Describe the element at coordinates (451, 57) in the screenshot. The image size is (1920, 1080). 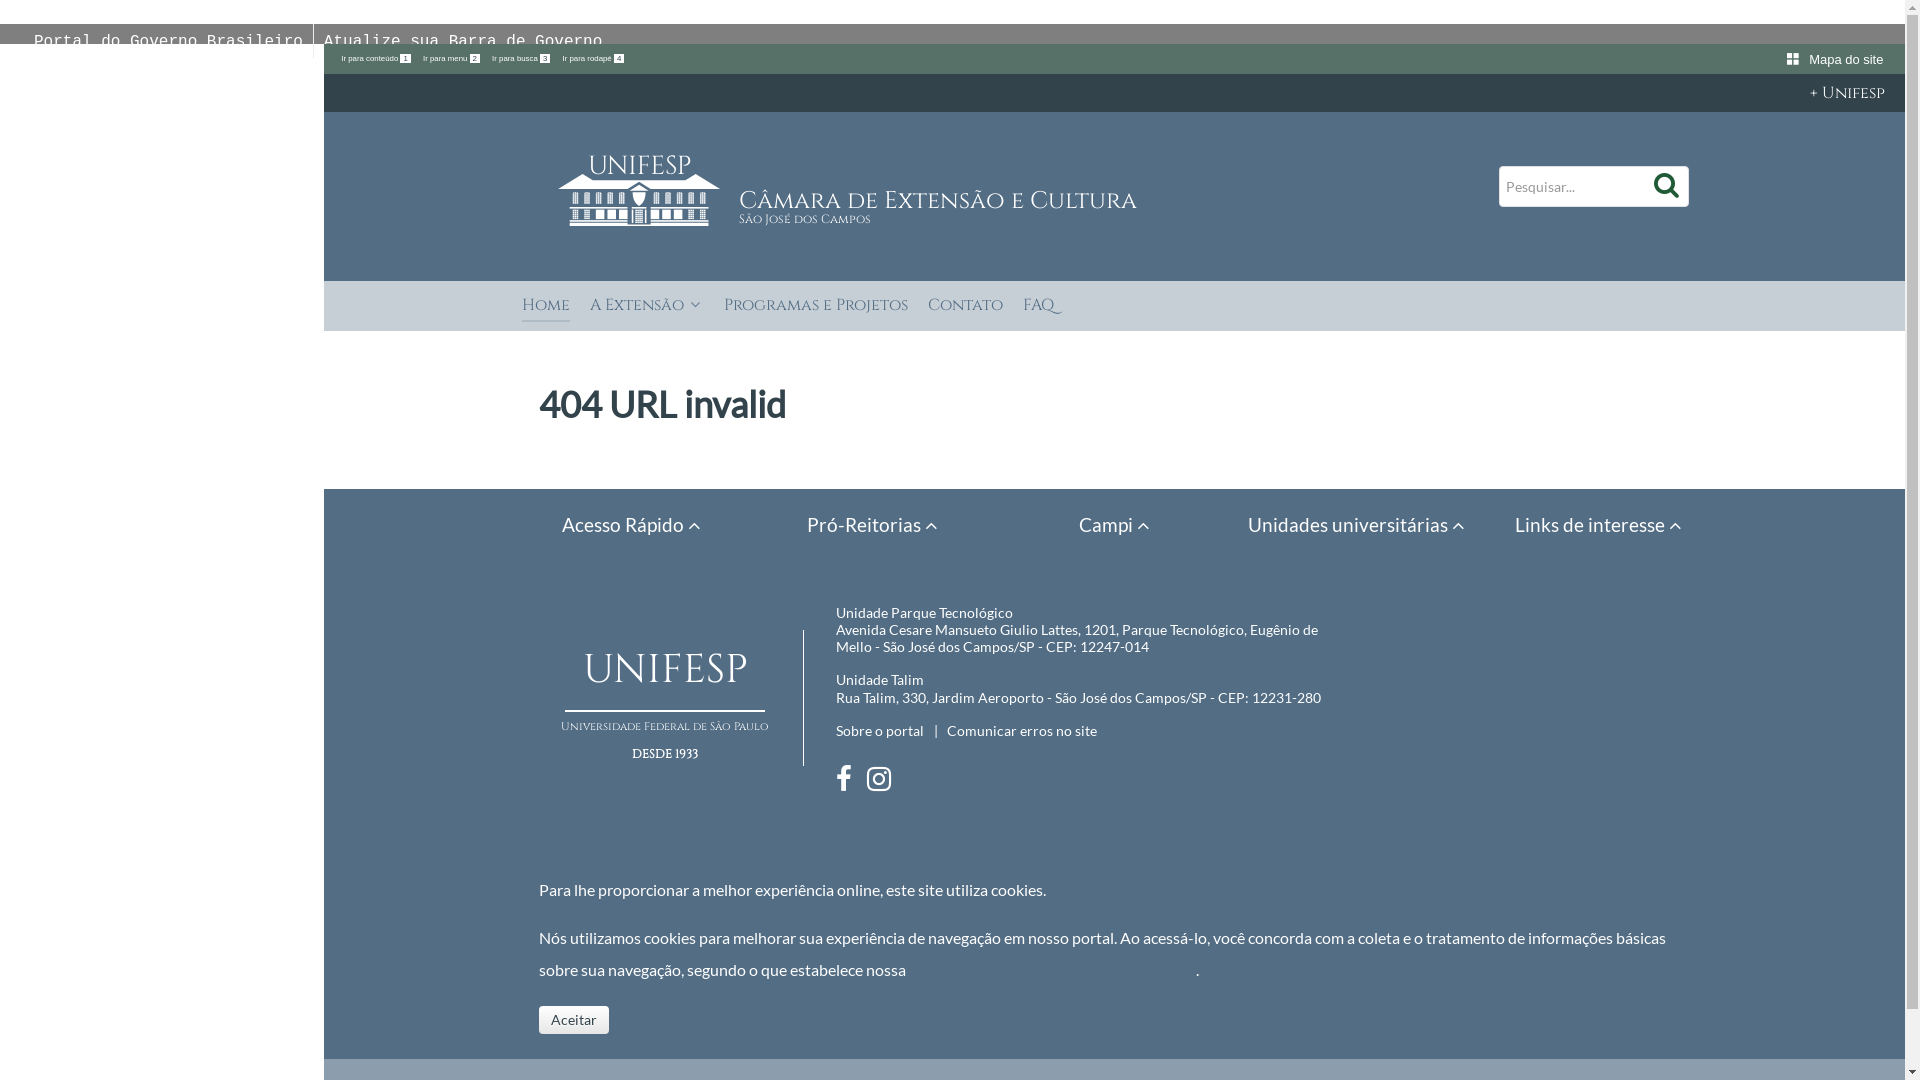
I see `'Ir para menu 2'` at that location.